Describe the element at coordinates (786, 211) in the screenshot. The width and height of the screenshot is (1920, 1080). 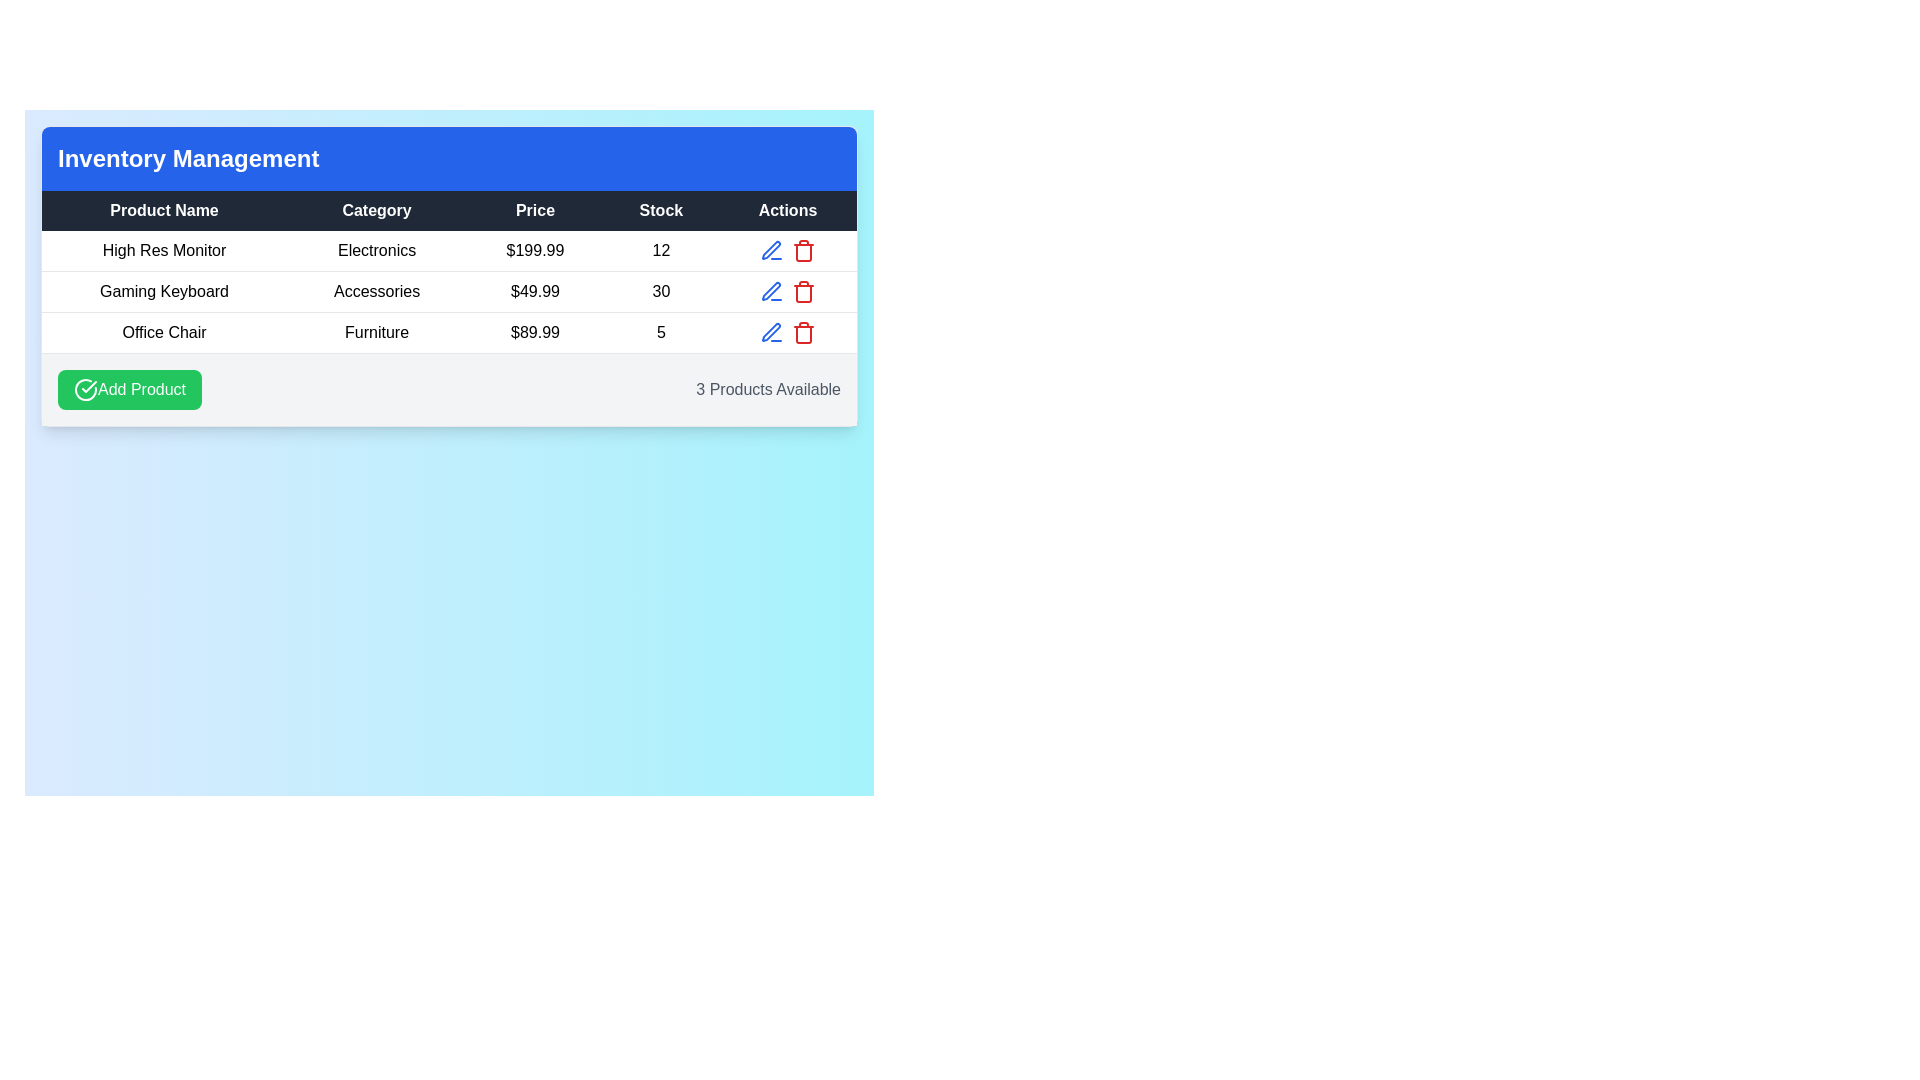
I see `the text label displaying 'Actions' in bold white font, which is the last header in the table row of column headers` at that location.